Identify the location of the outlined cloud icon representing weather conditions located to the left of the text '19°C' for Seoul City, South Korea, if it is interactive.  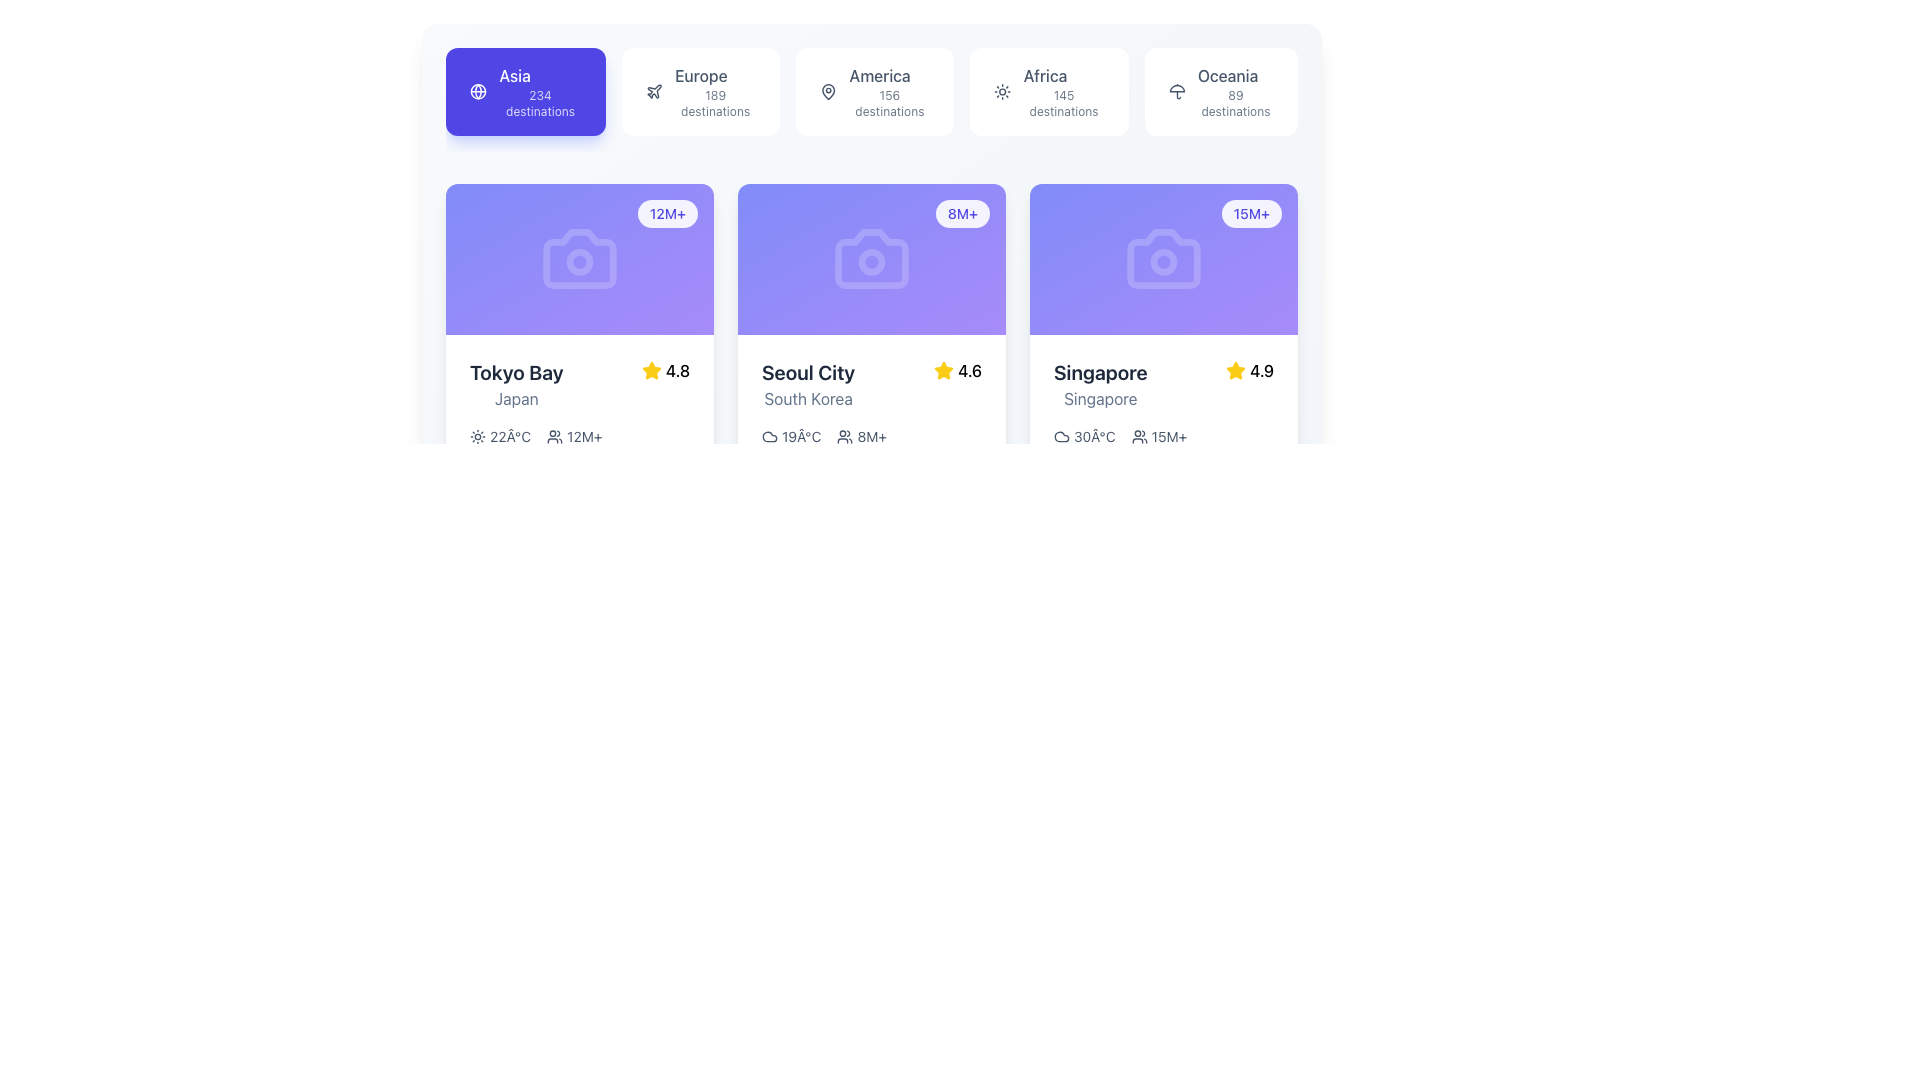
(768, 434).